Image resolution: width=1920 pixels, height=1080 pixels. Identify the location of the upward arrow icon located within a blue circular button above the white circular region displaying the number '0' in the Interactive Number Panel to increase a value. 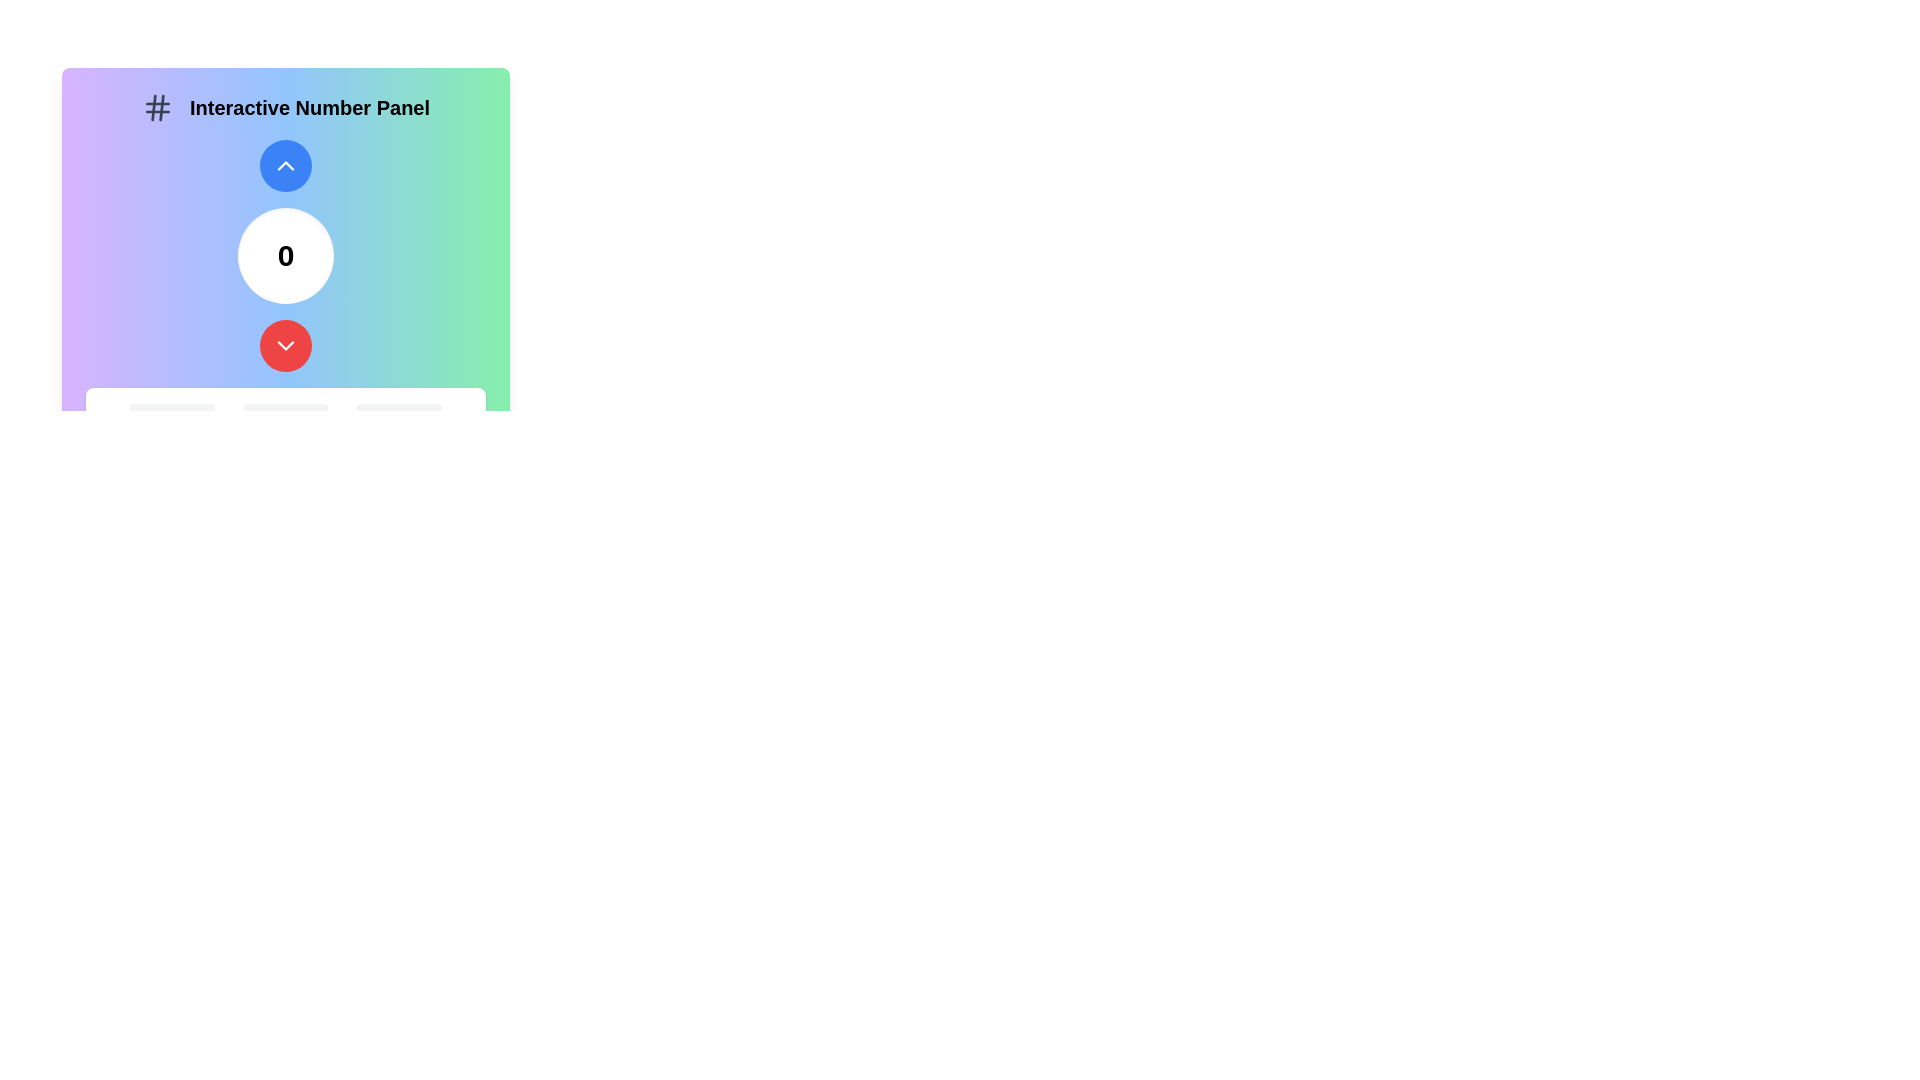
(285, 164).